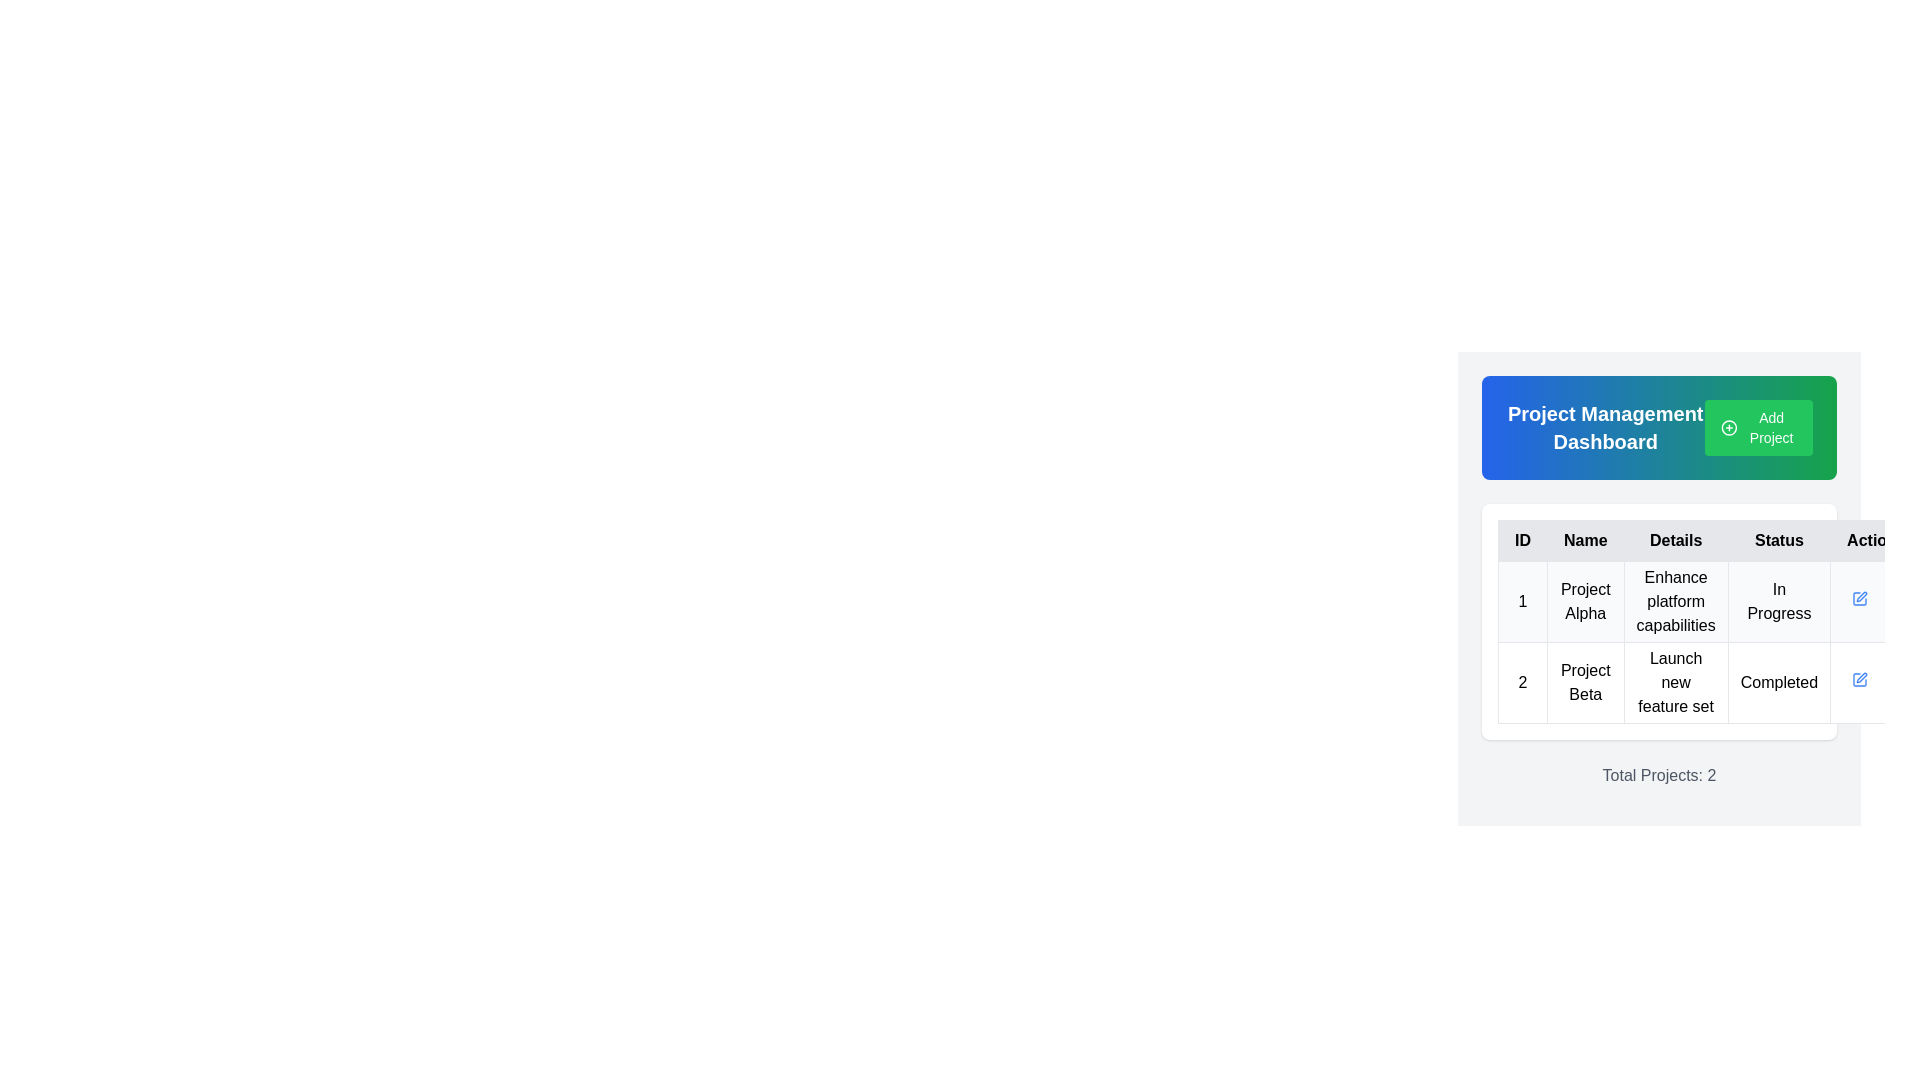 The height and width of the screenshot is (1080, 1920). What do you see at coordinates (1584, 600) in the screenshot?
I see `text content of the label displaying 'Project Alpha', located under the column 'Name' in the first row of the table` at bounding box center [1584, 600].